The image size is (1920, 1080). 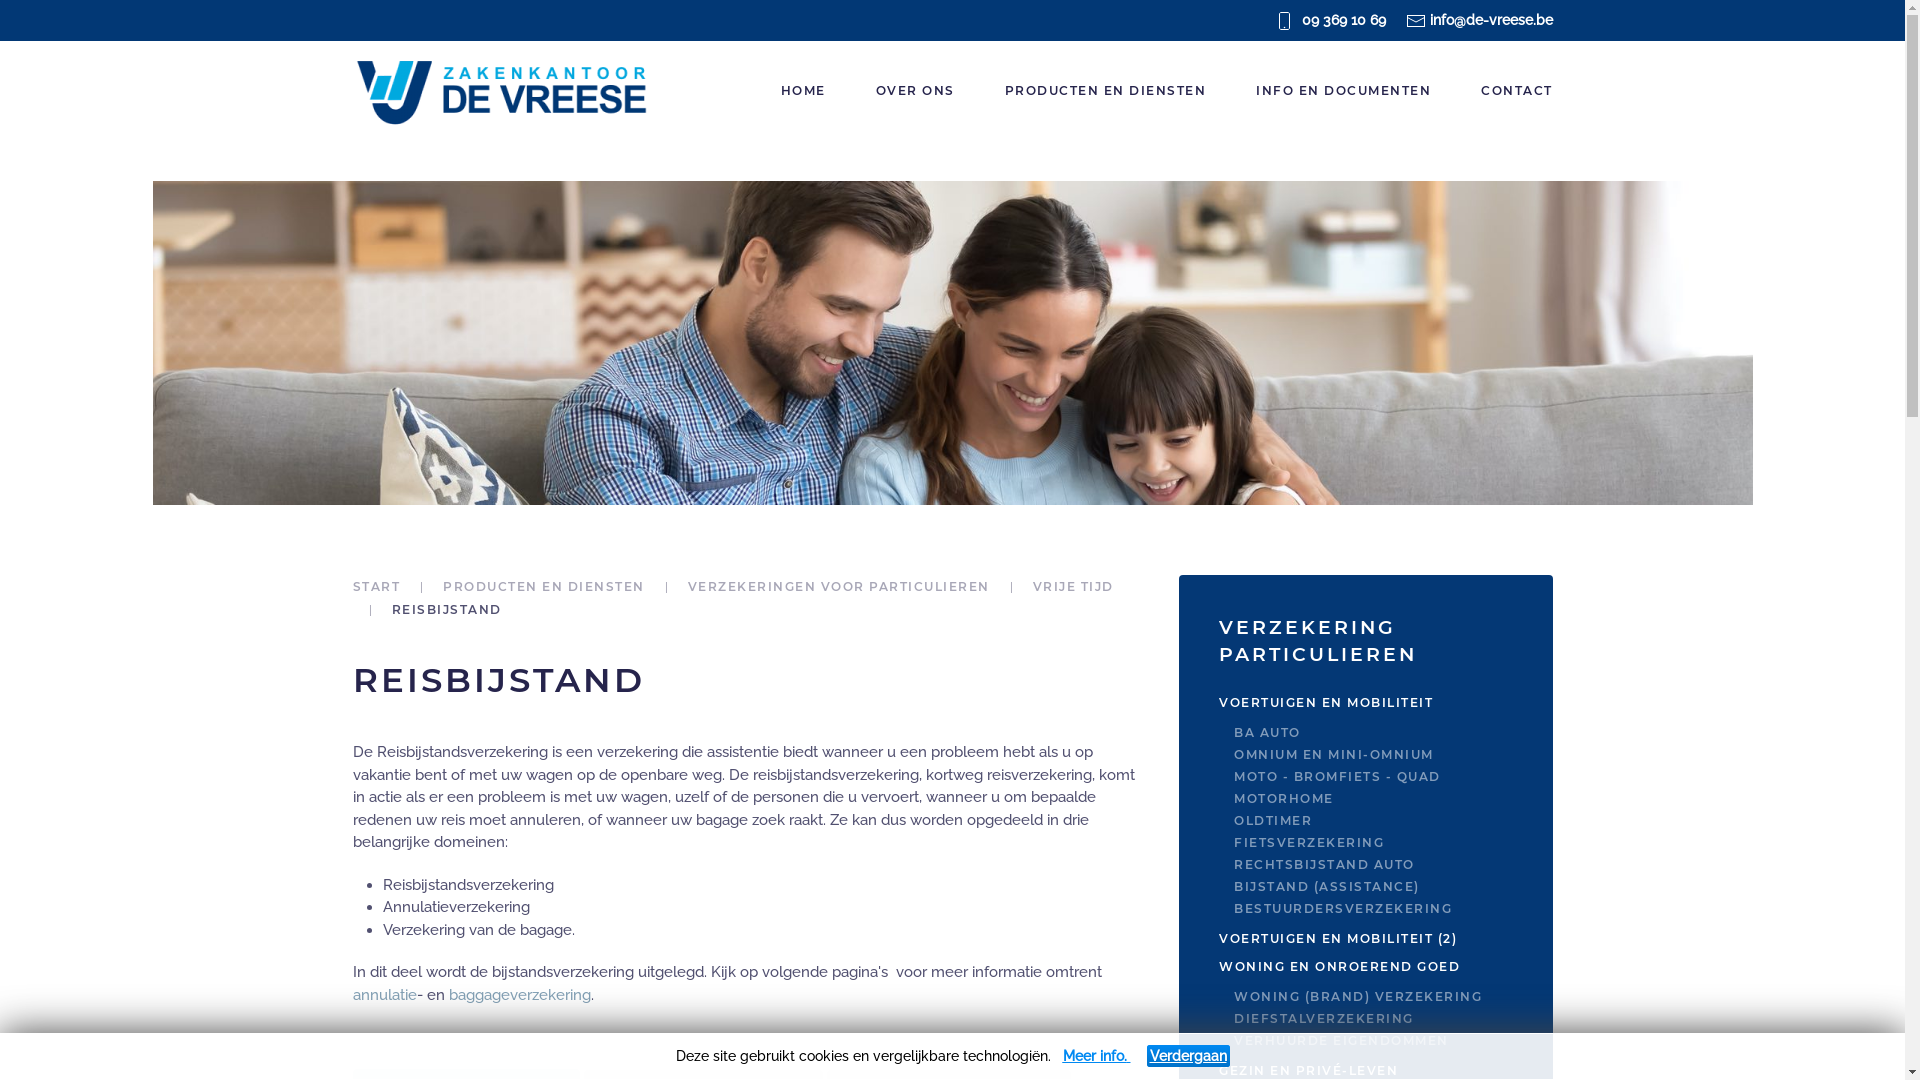 What do you see at coordinates (1391, 755) in the screenshot?
I see `'OMNIUM EN MINI-OMNIUM'` at bounding box center [1391, 755].